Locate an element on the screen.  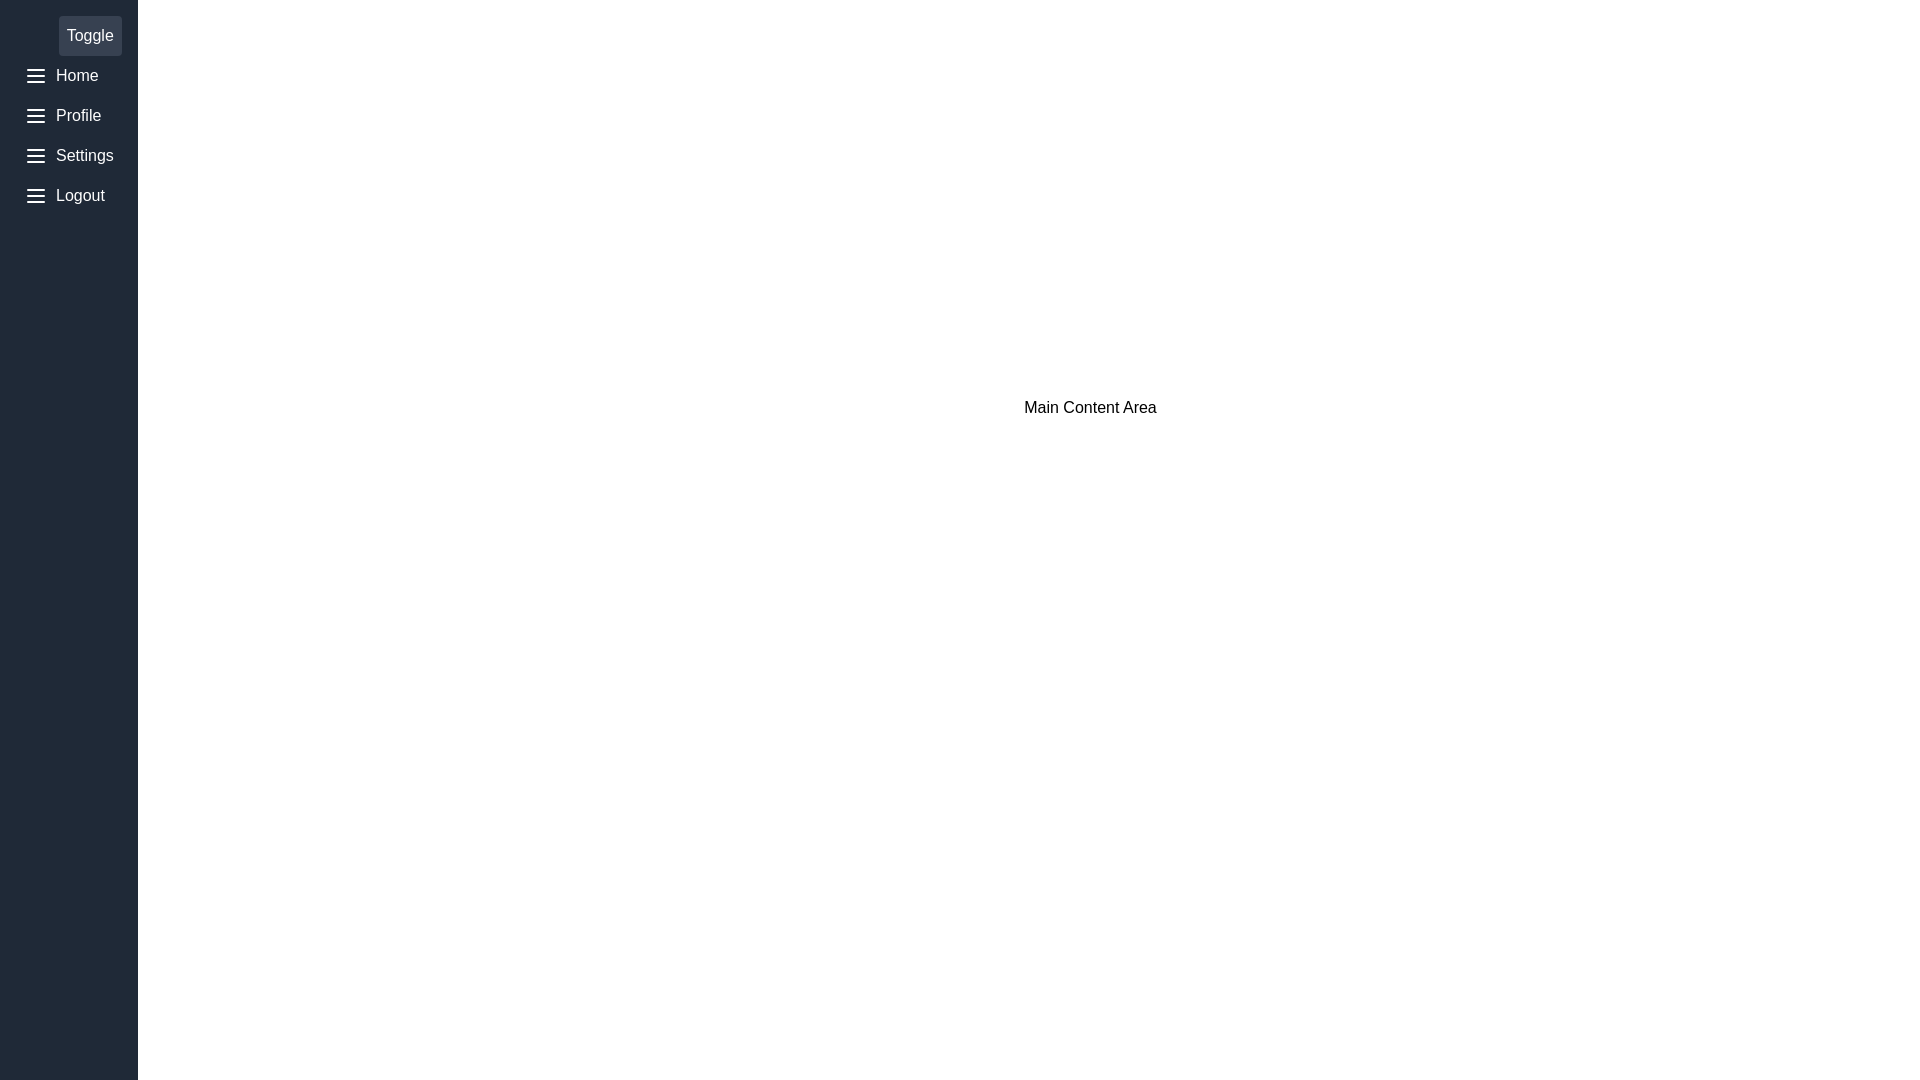
the toggle button to toggle the drawer visibility is located at coordinates (89, 35).